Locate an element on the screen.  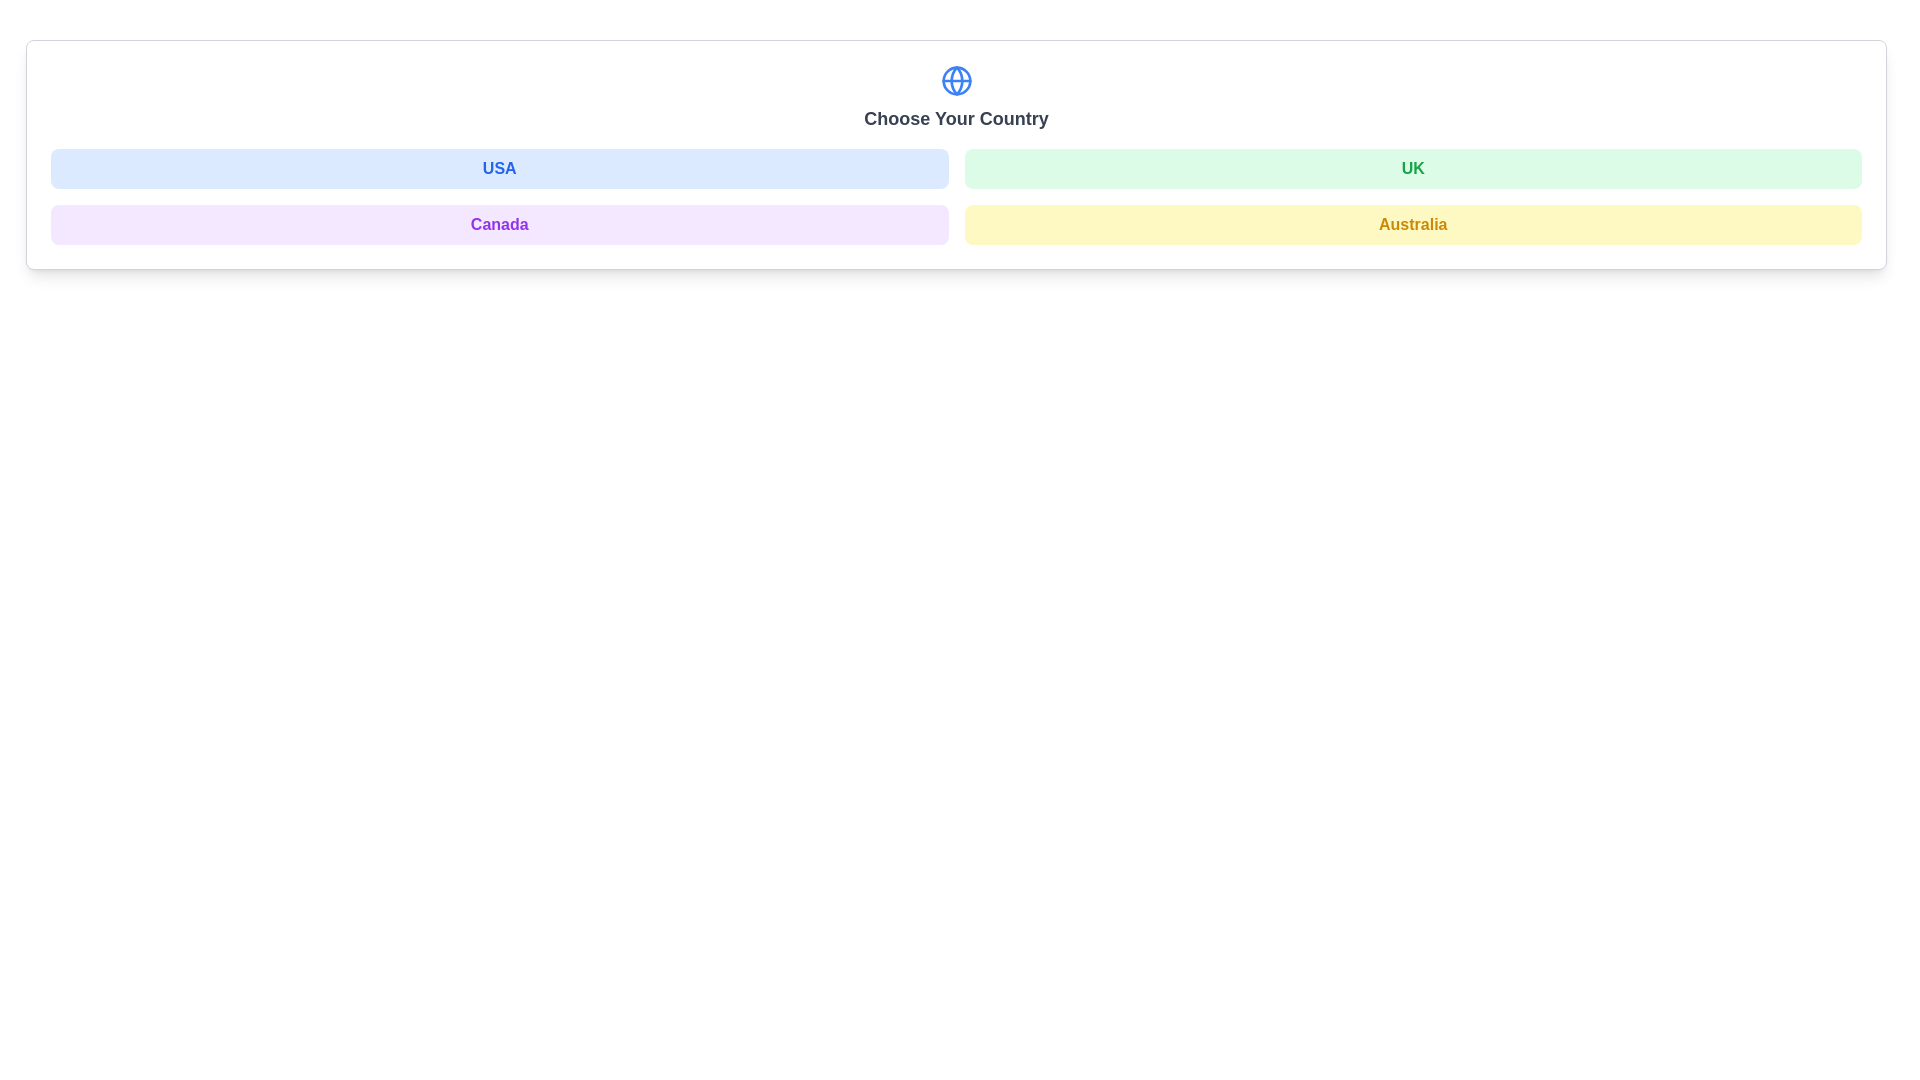
the label or header with an icon that introduces the options for selecting a country, which is located at the top center of a card element above country buttons is located at coordinates (955, 107).